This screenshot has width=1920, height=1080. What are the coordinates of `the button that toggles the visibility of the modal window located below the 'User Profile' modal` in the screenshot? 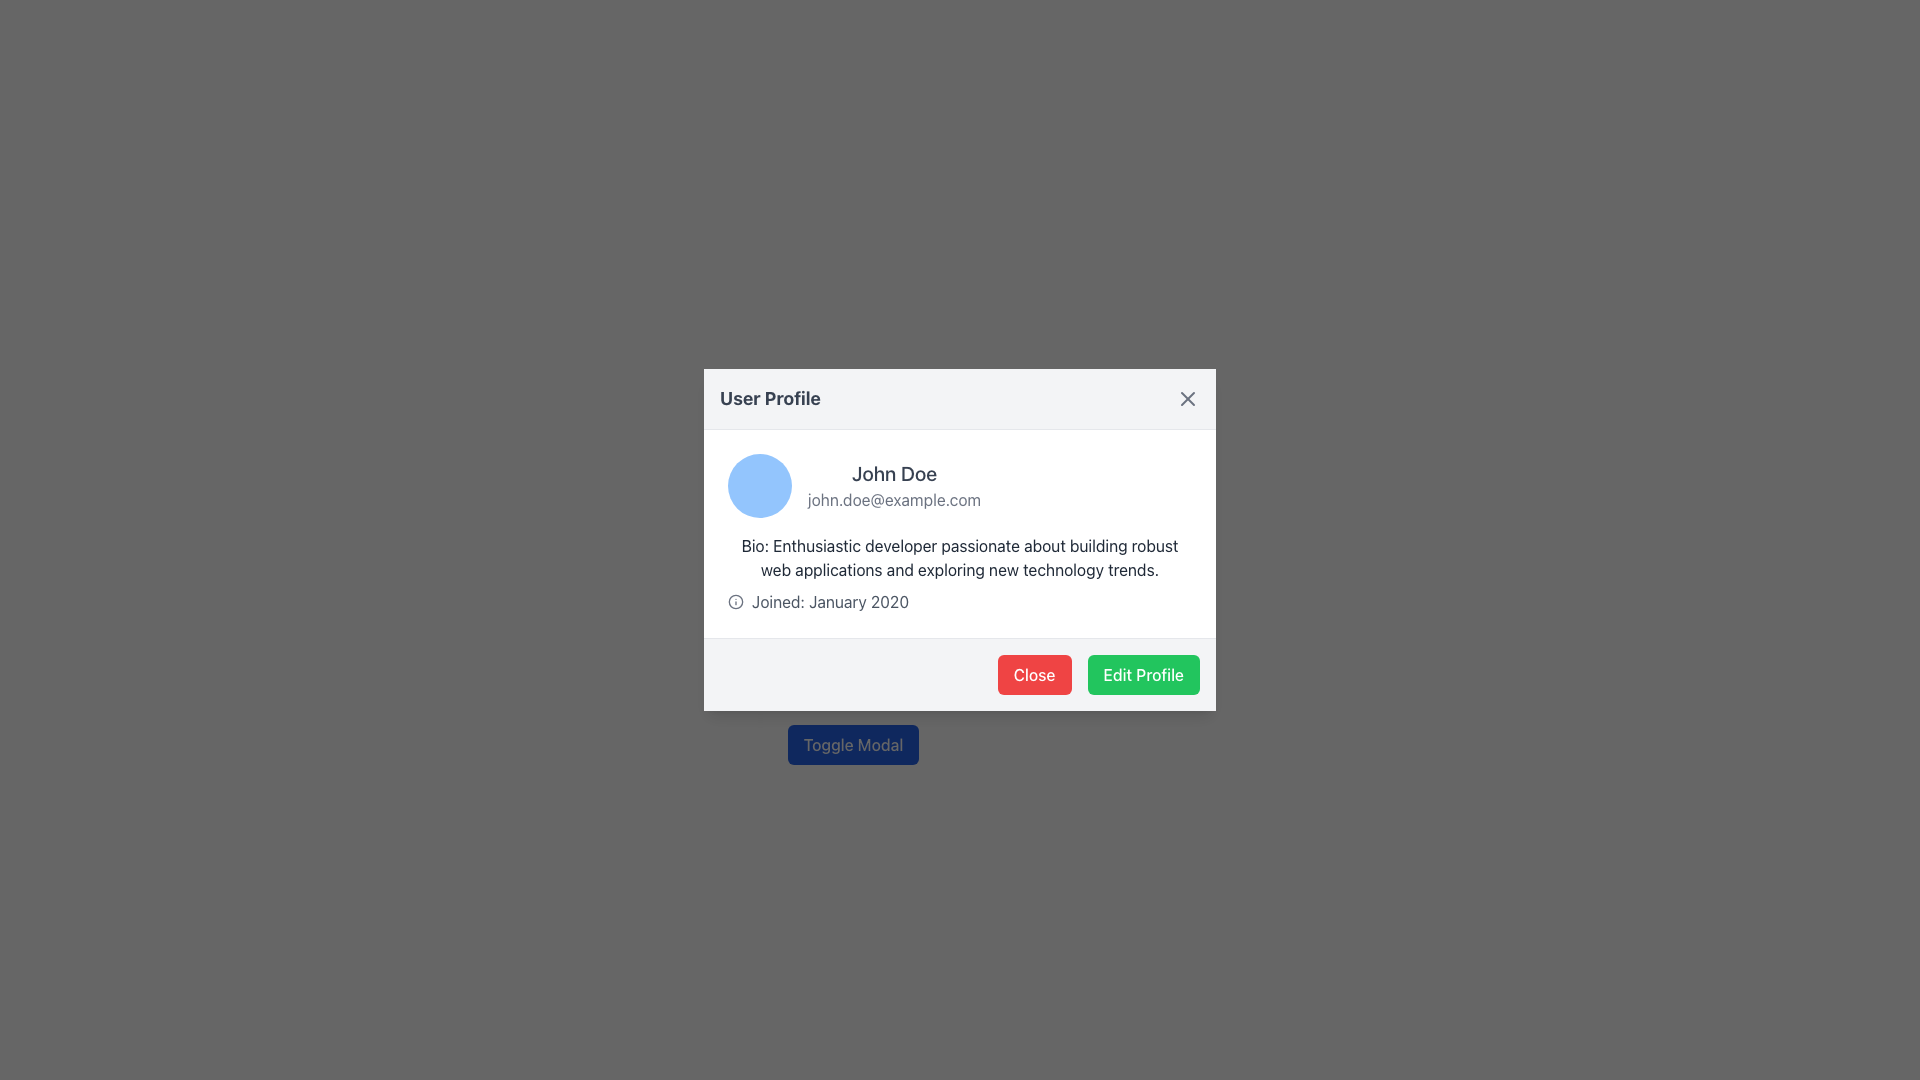 It's located at (853, 744).